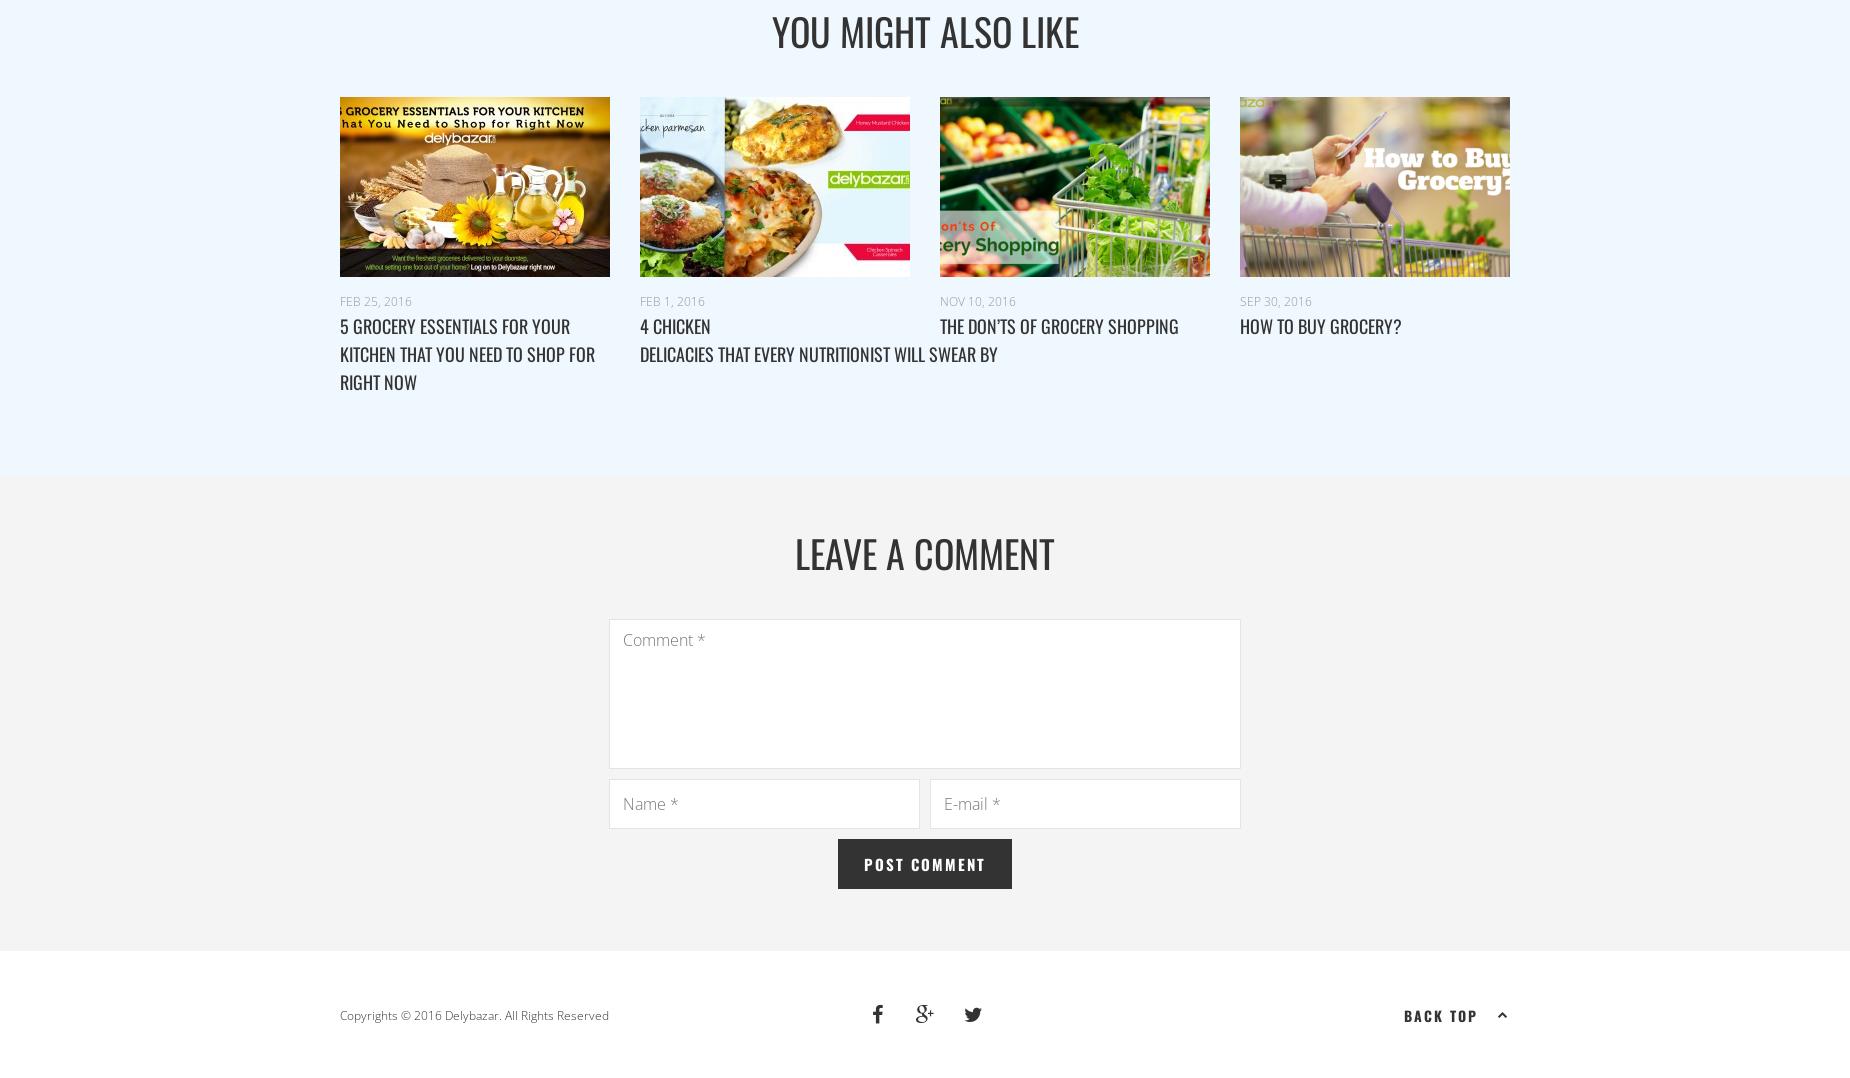 The width and height of the screenshot is (1850, 1078). I want to click on 'You Might Also Like', so click(924, 28).